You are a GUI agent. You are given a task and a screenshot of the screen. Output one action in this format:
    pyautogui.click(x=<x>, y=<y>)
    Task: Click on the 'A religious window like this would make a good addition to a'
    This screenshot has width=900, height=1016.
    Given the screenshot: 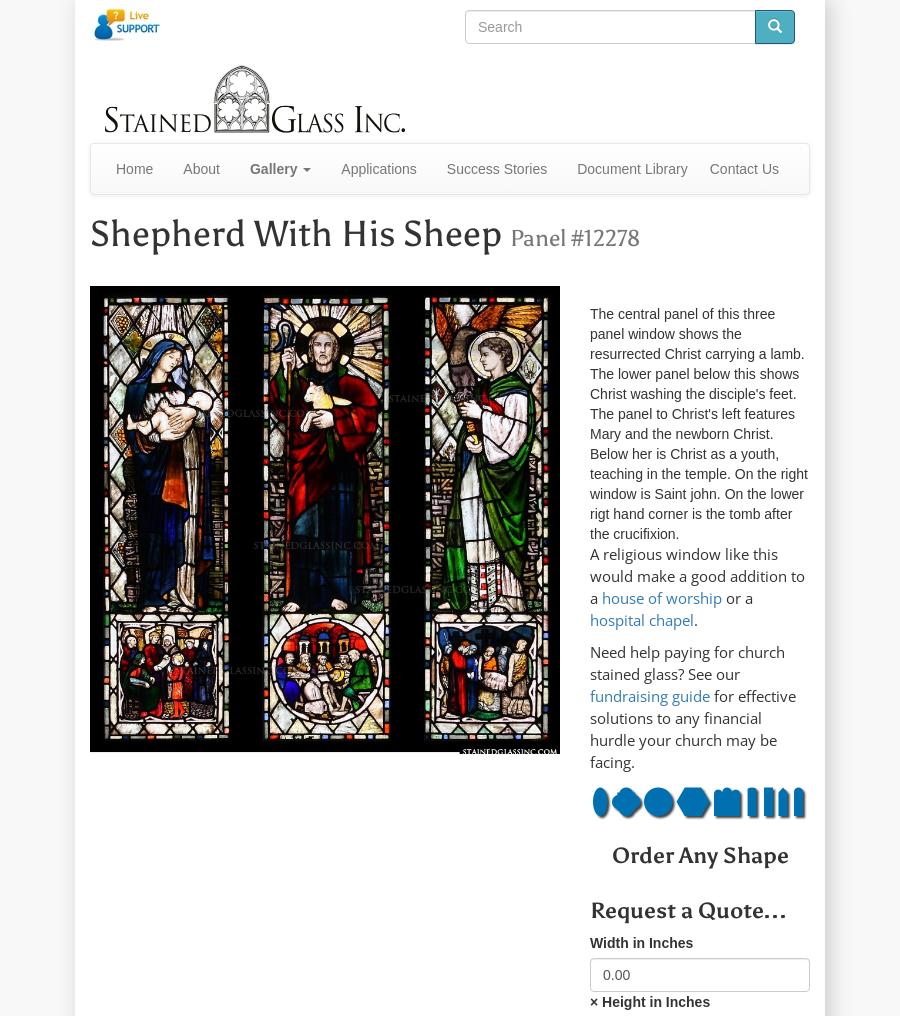 What is the action you would take?
    pyautogui.click(x=696, y=576)
    